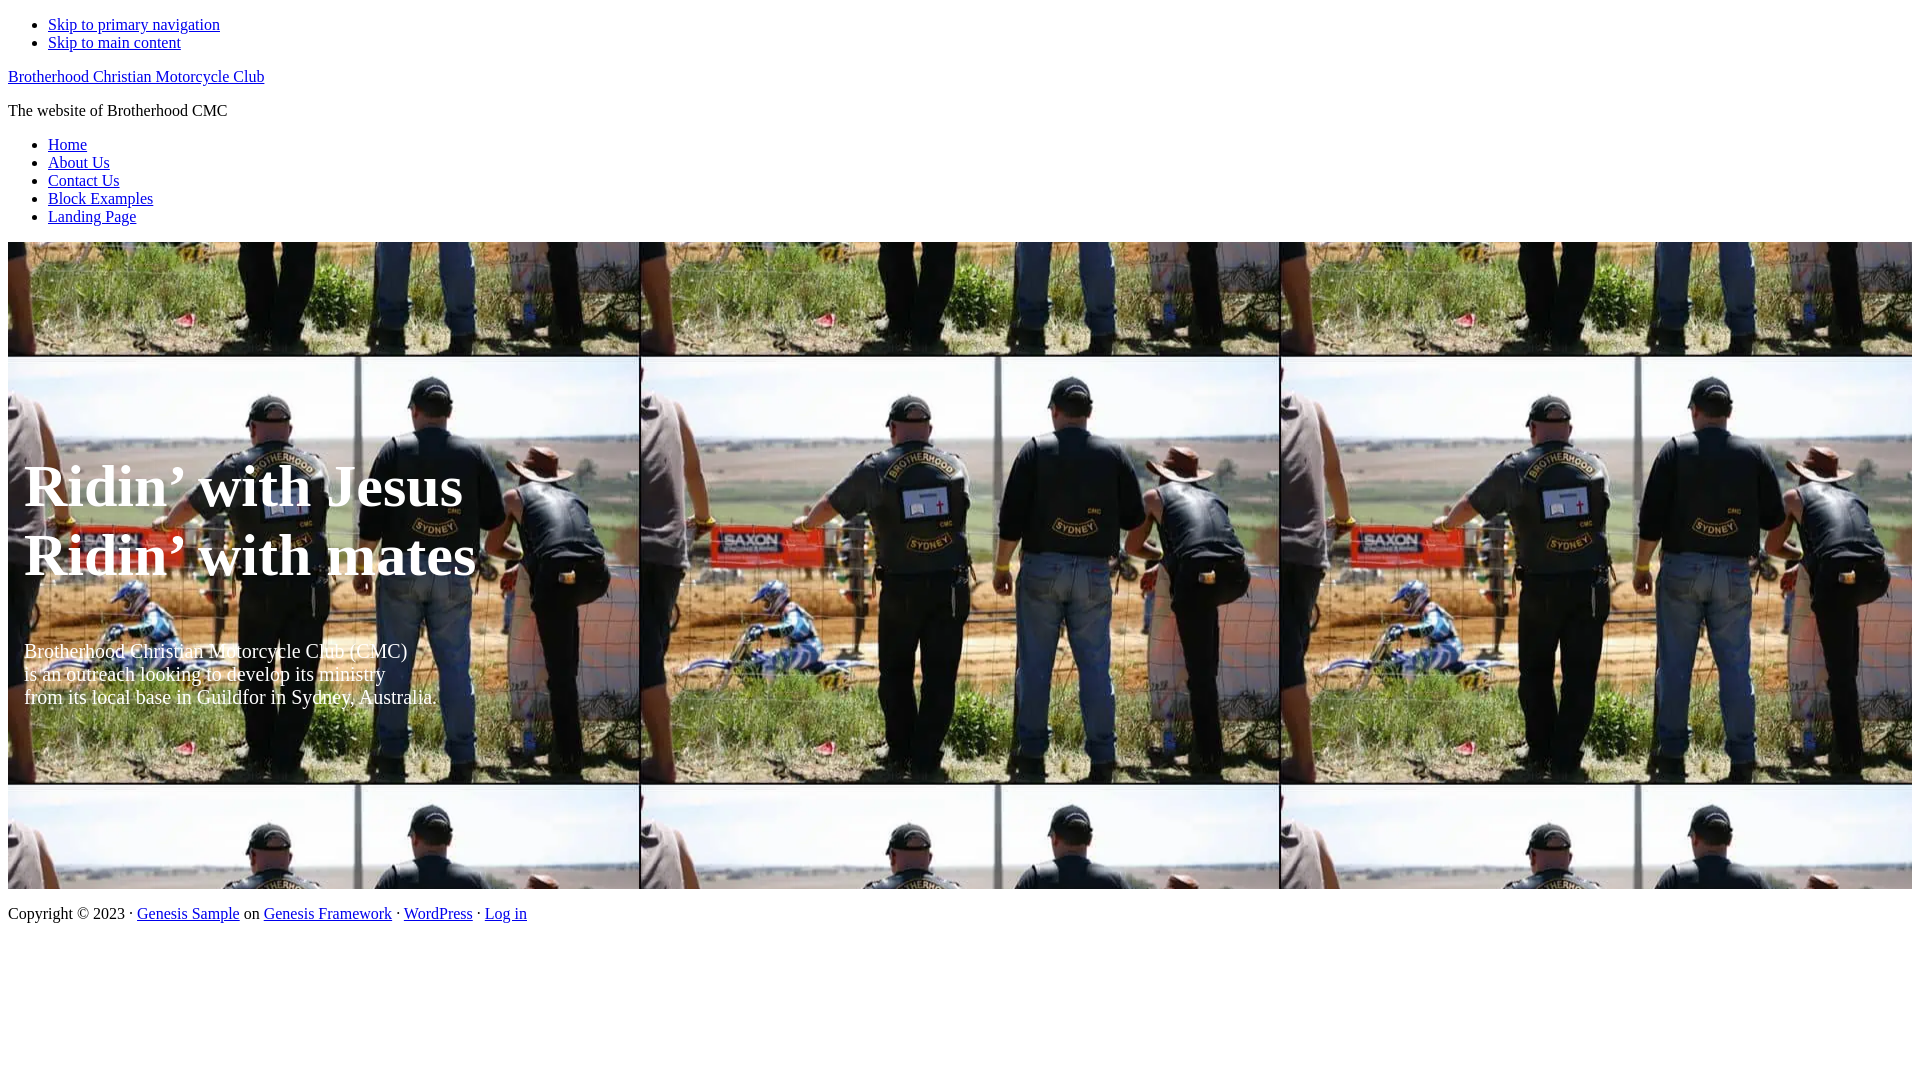 The image size is (1920, 1080). Describe the element at coordinates (327, 913) in the screenshot. I see `'Genesis Framework'` at that location.